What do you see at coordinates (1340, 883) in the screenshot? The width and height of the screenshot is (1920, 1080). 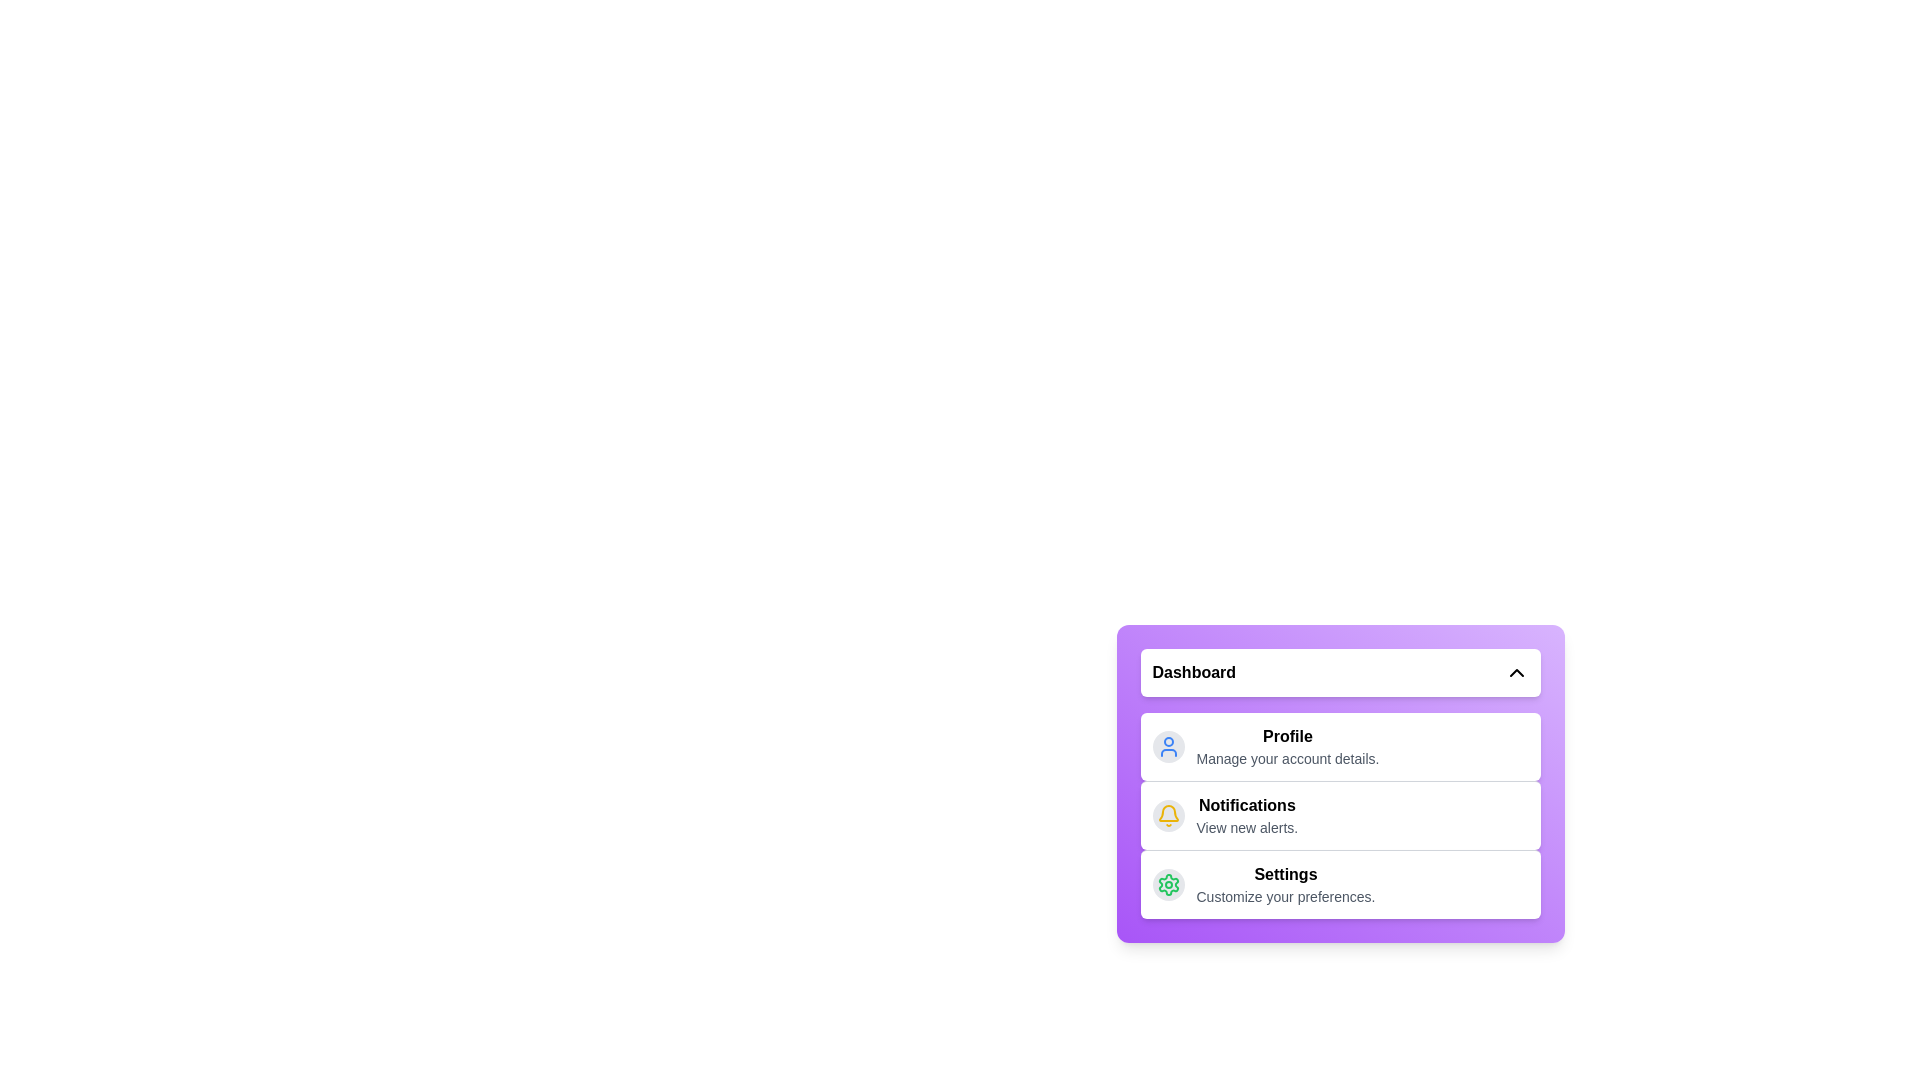 I see `the menu item Settings to view its hover effect` at bounding box center [1340, 883].